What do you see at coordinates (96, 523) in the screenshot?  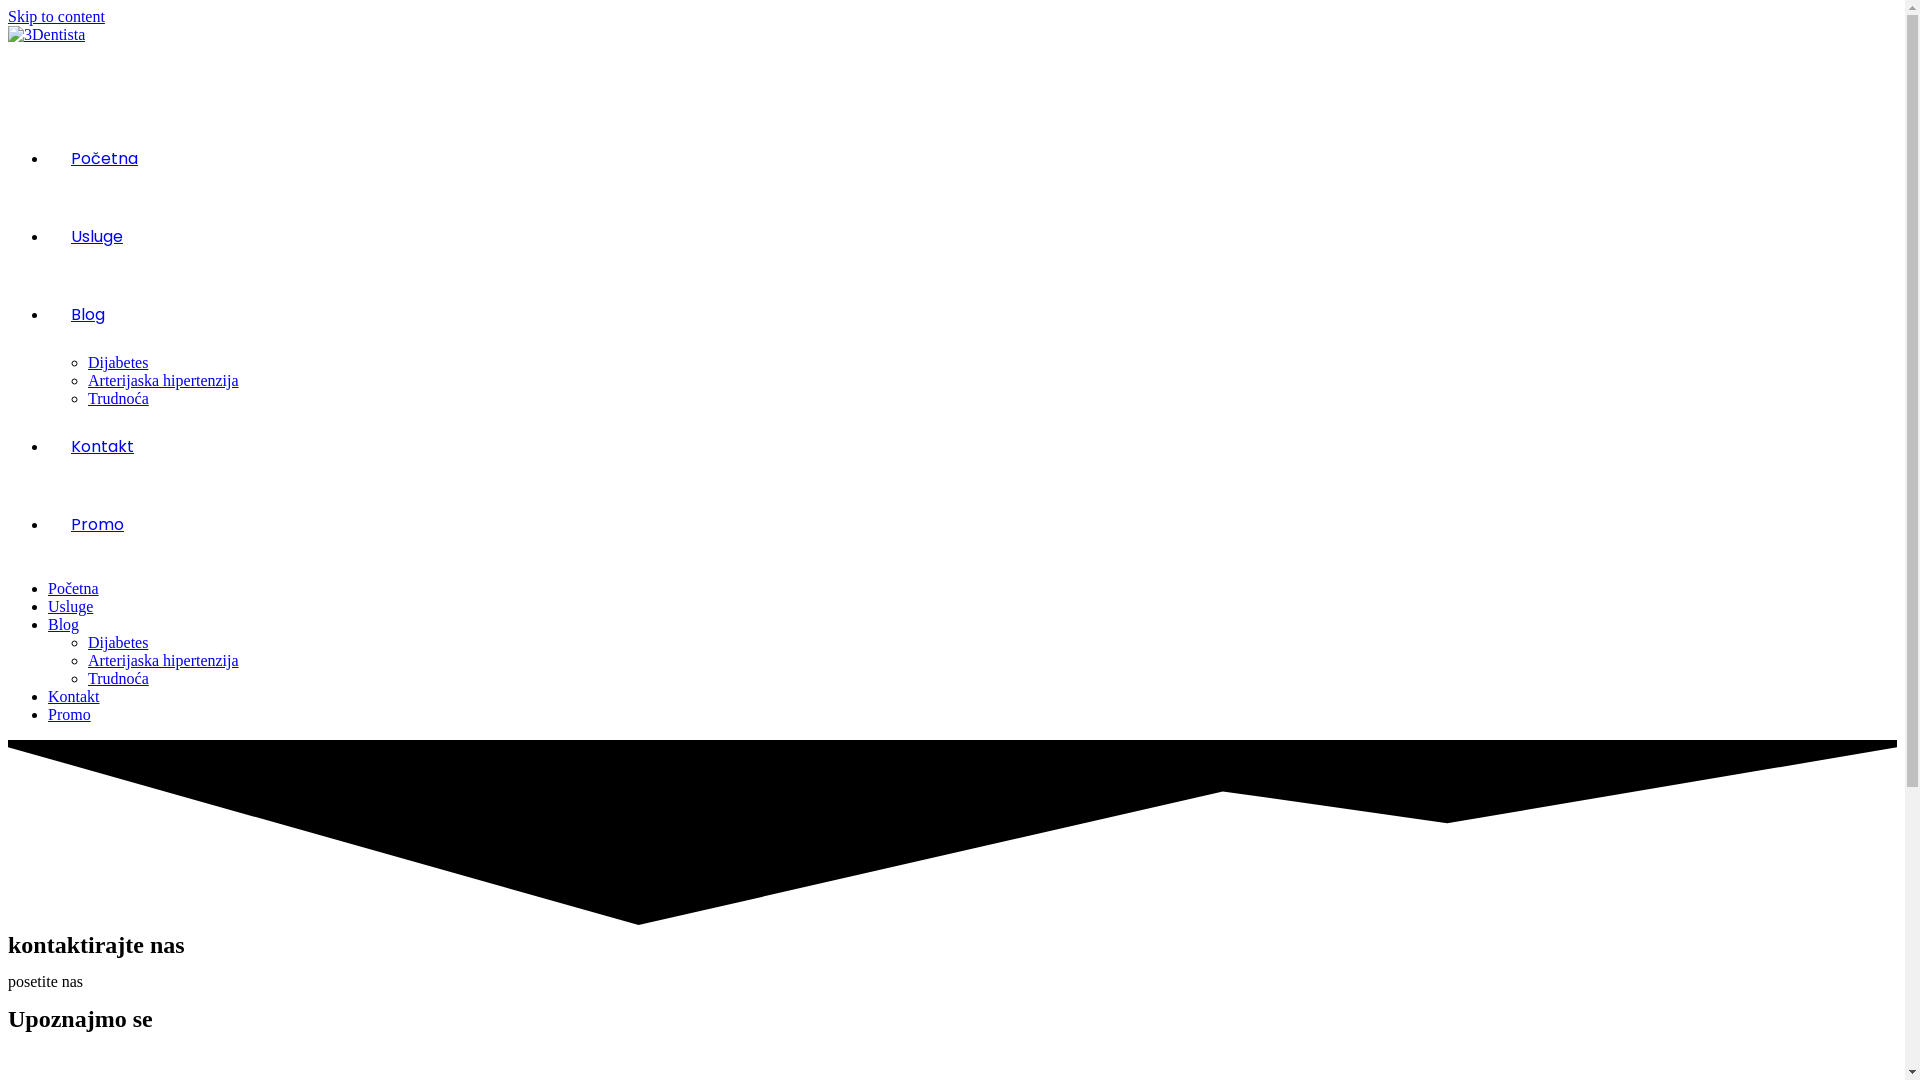 I see `'Promo'` at bounding box center [96, 523].